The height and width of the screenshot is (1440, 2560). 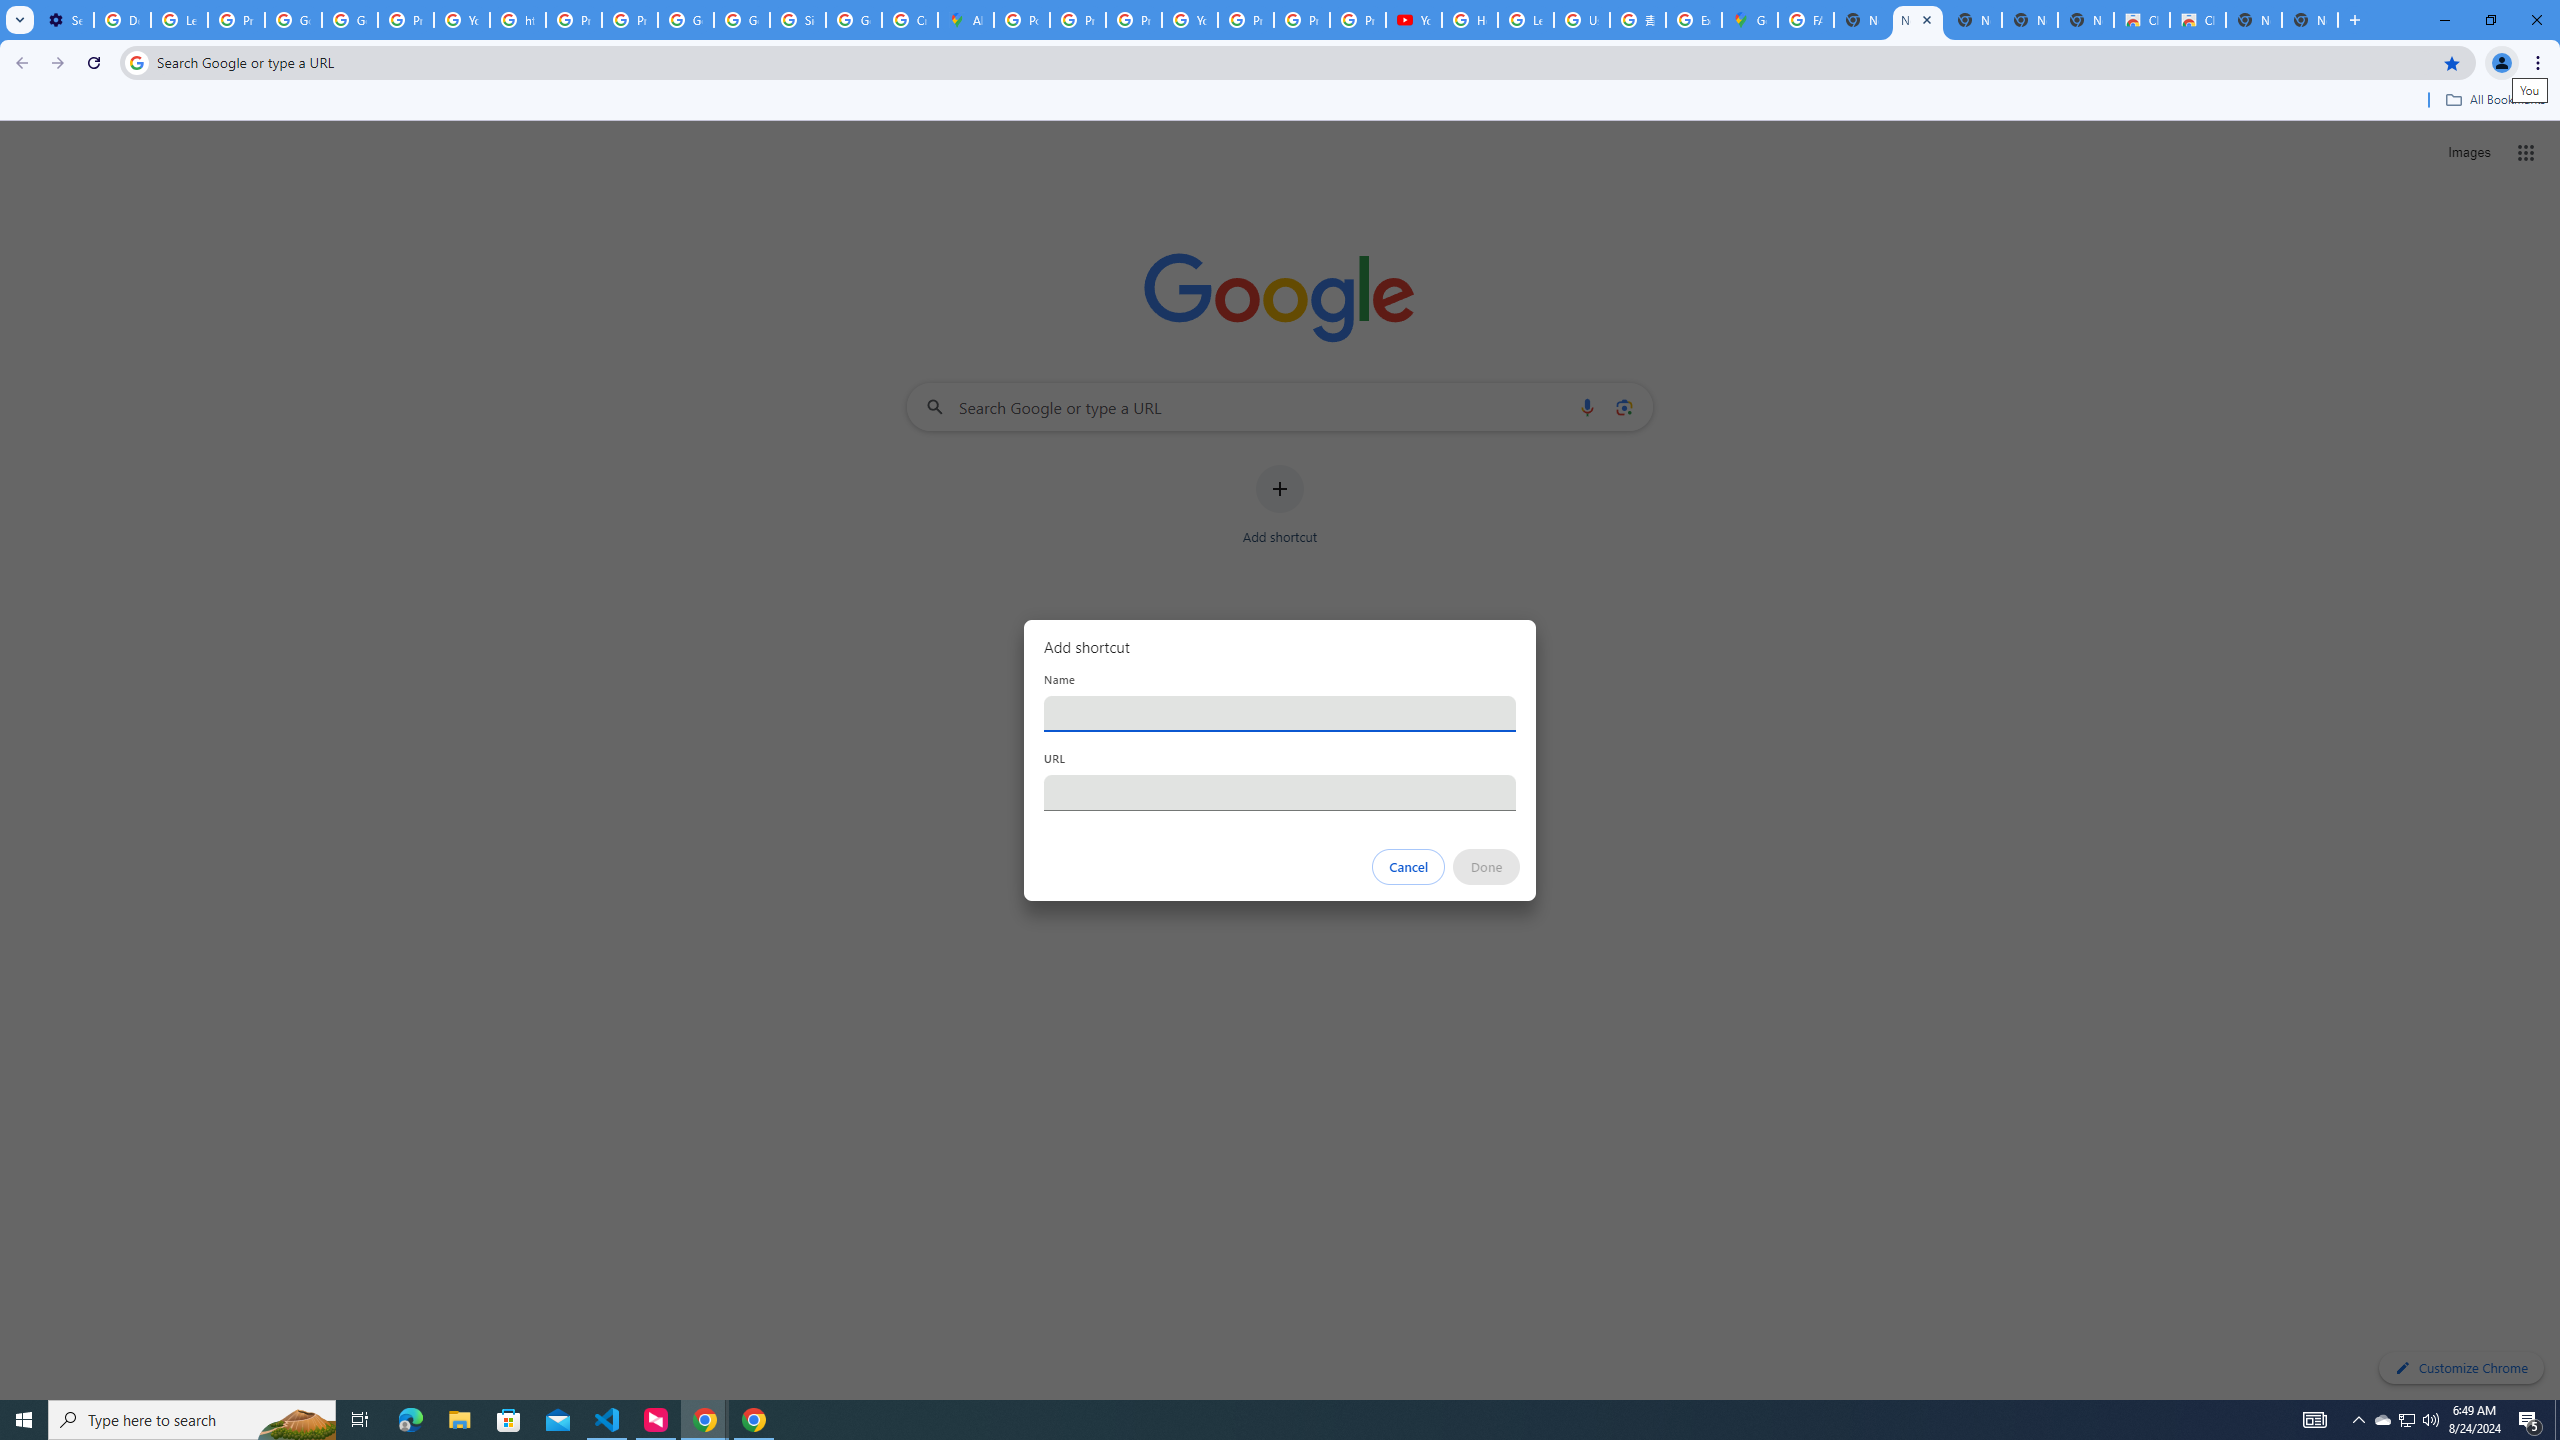 I want to click on 'New Tab', so click(x=2310, y=19).